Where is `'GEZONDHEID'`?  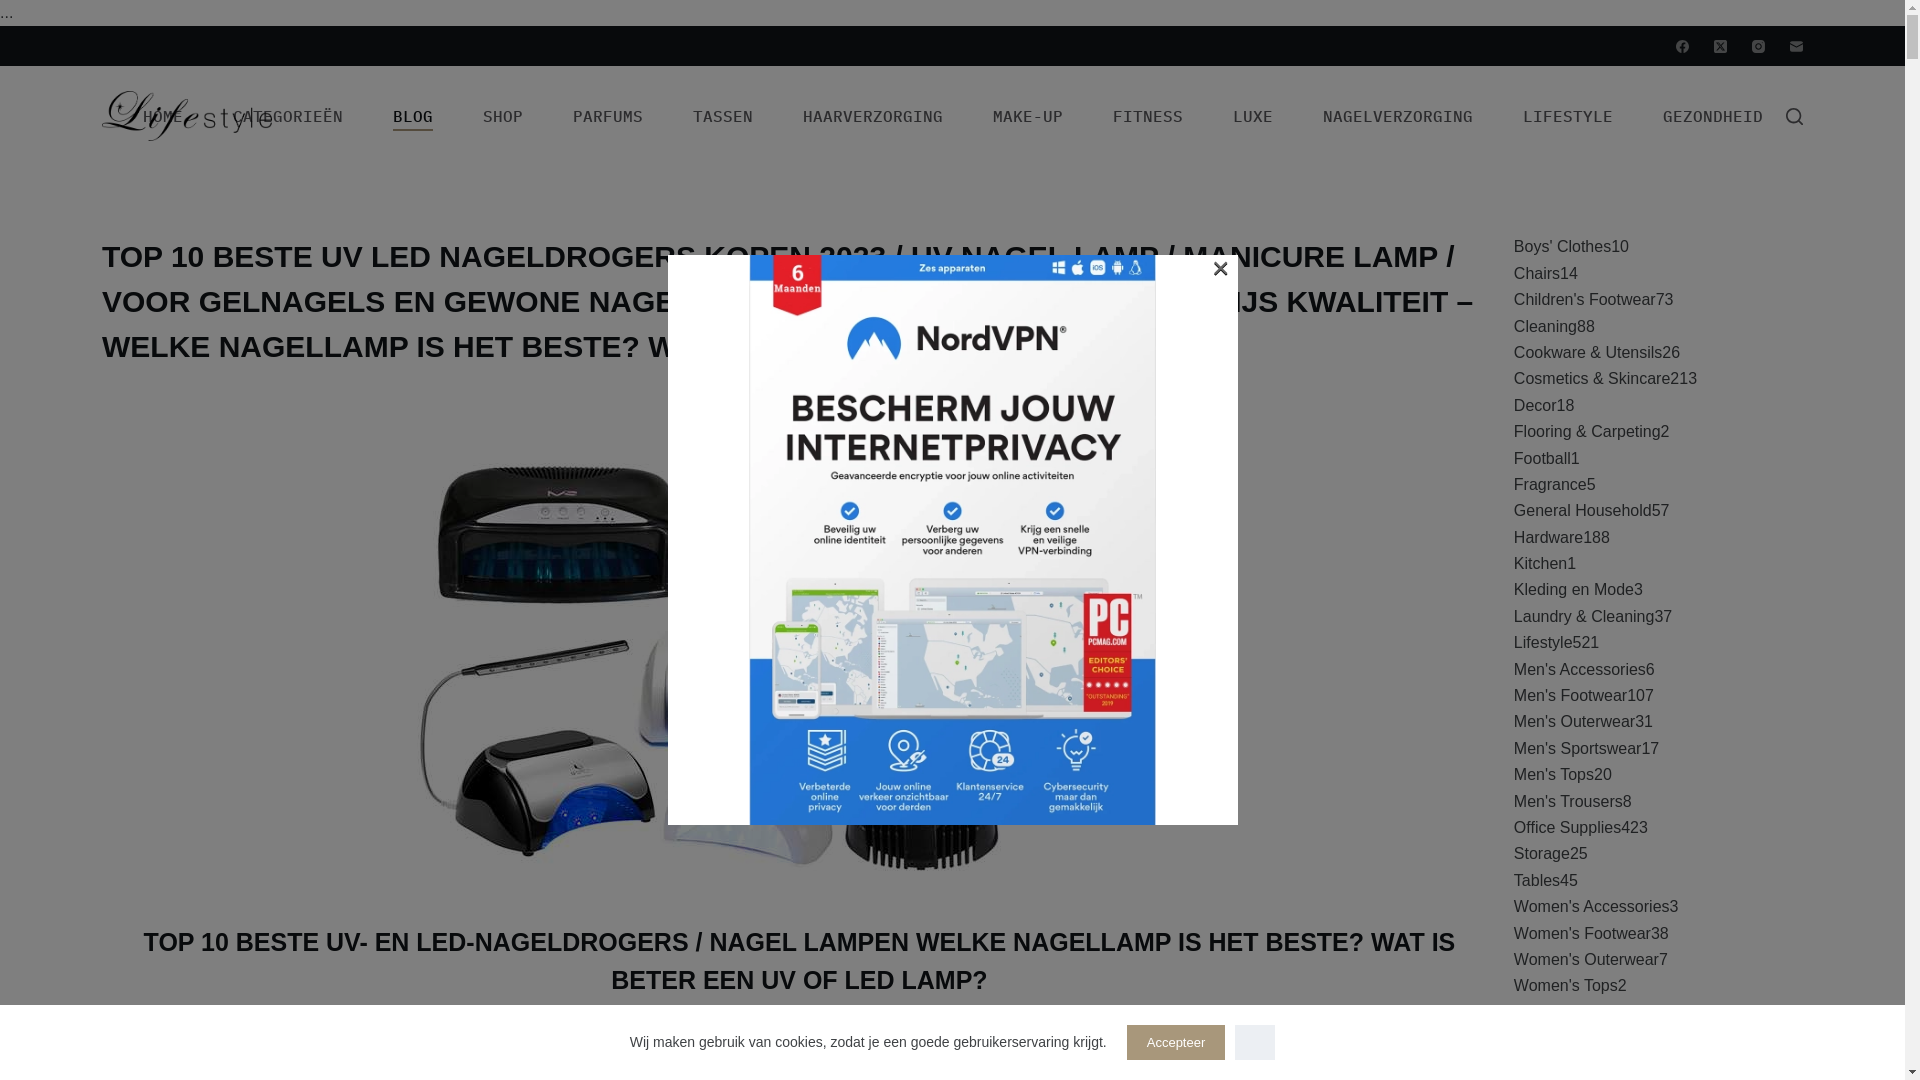
'GEZONDHEID' is located at coordinates (1712, 115).